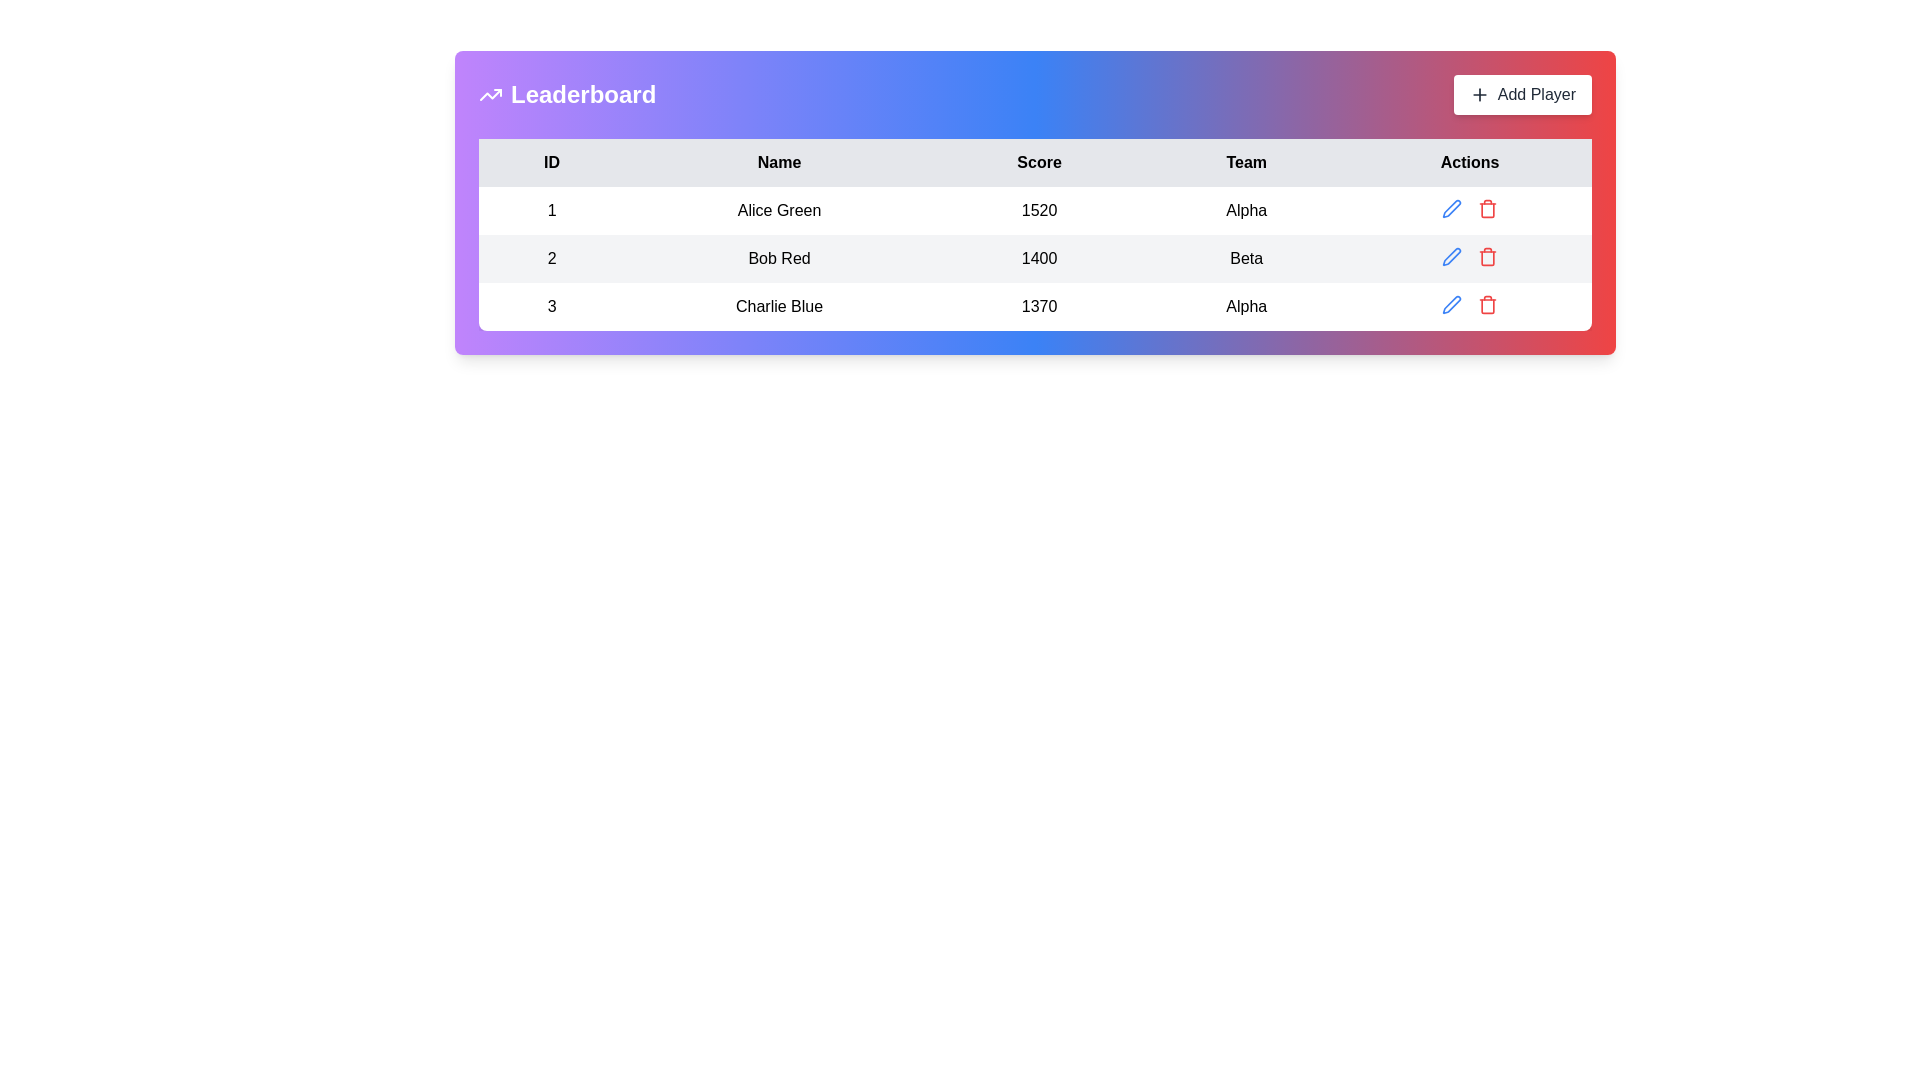  I want to click on the upward trending arrow icon resembling a chart, located in the header section of the 'Leaderboard' panel, so click(490, 95).